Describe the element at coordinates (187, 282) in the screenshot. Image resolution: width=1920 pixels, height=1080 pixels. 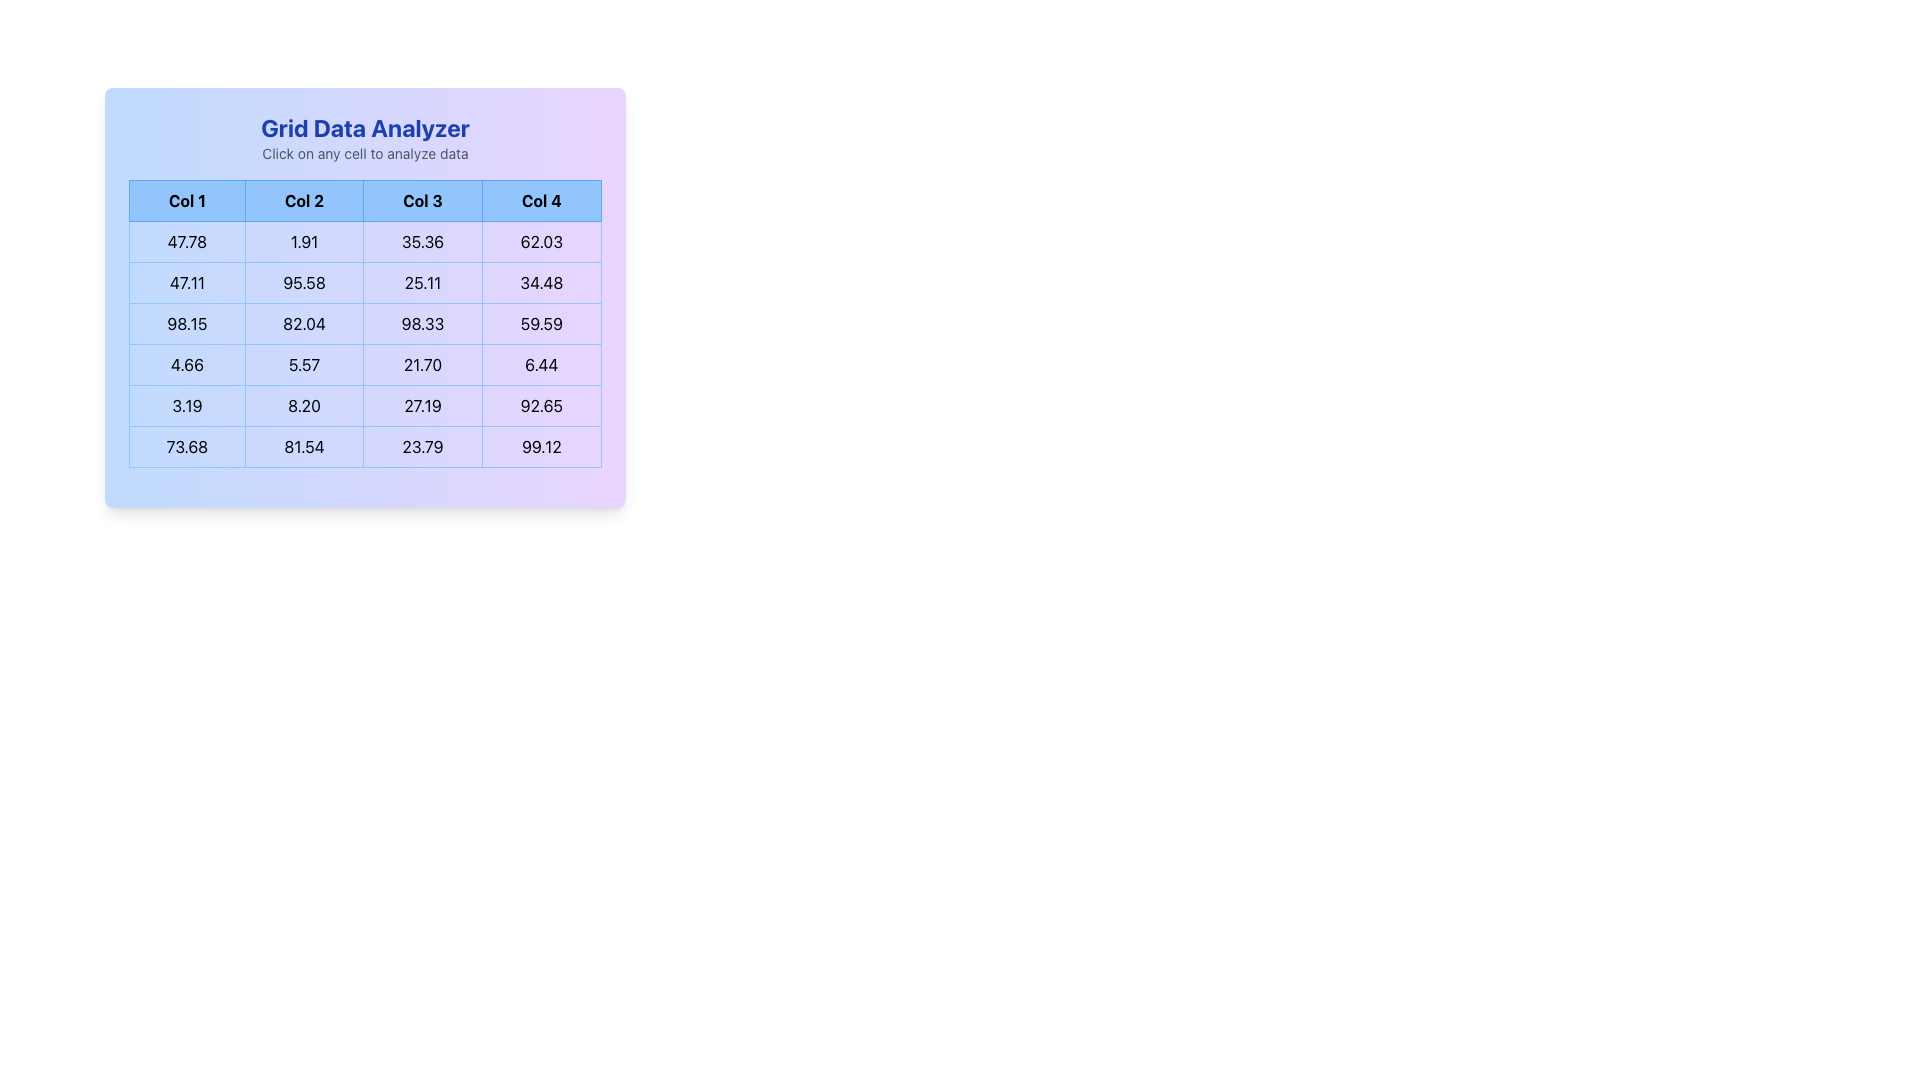
I see `the Table Cell displaying the numeric value '47.11' located in the second row under 'Col 1' of the grid-like table` at that location.